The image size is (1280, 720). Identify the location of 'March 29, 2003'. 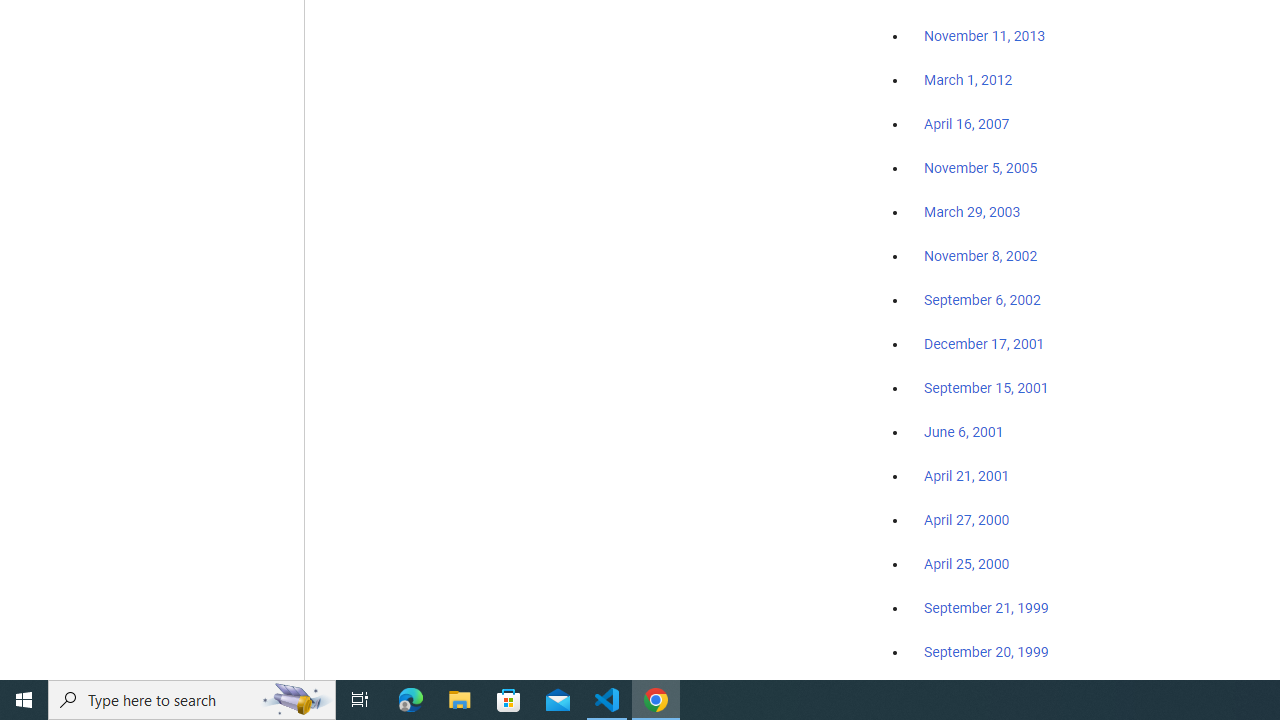
(972, 212).